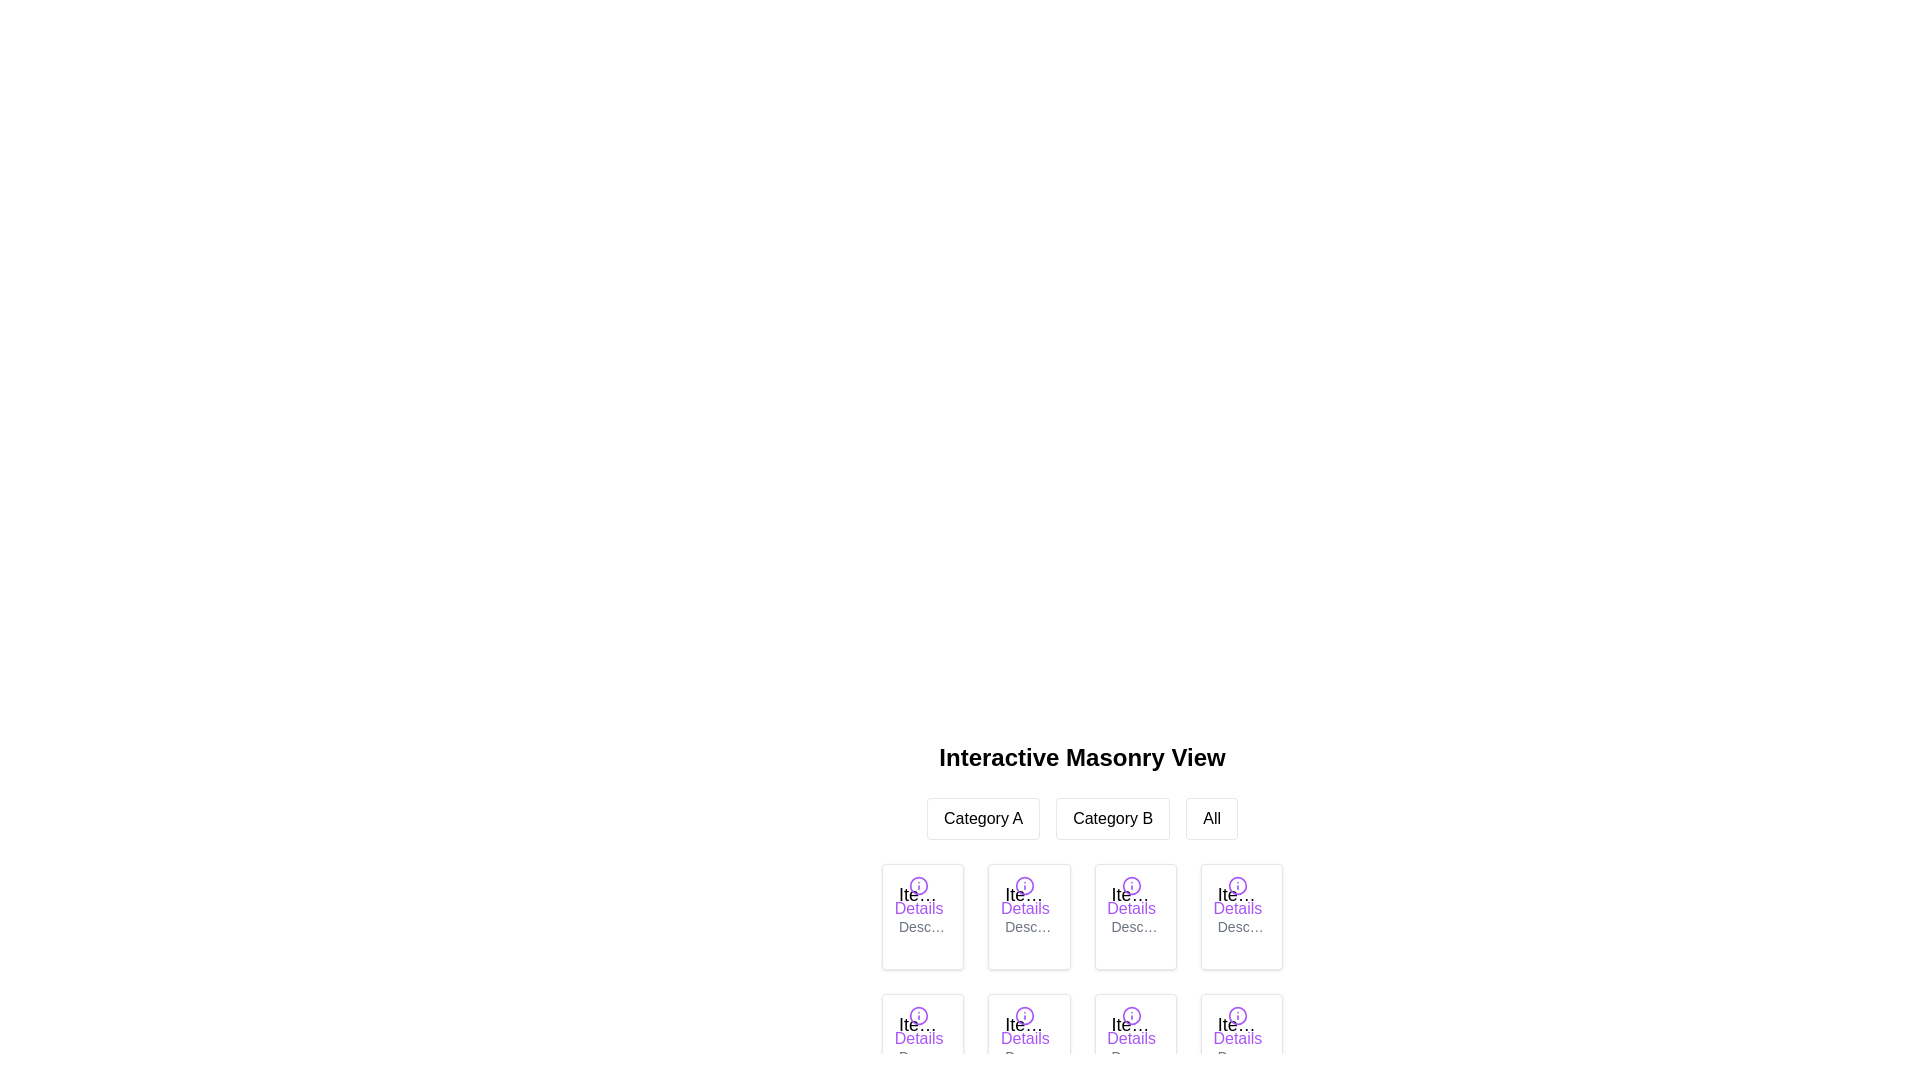 The height and width of the screenshot is (1080, 1920). I want to click on the circular icon element, which is part of a composite icon in the first column of the second row within a masonry grid layout, so click(918, 1015).